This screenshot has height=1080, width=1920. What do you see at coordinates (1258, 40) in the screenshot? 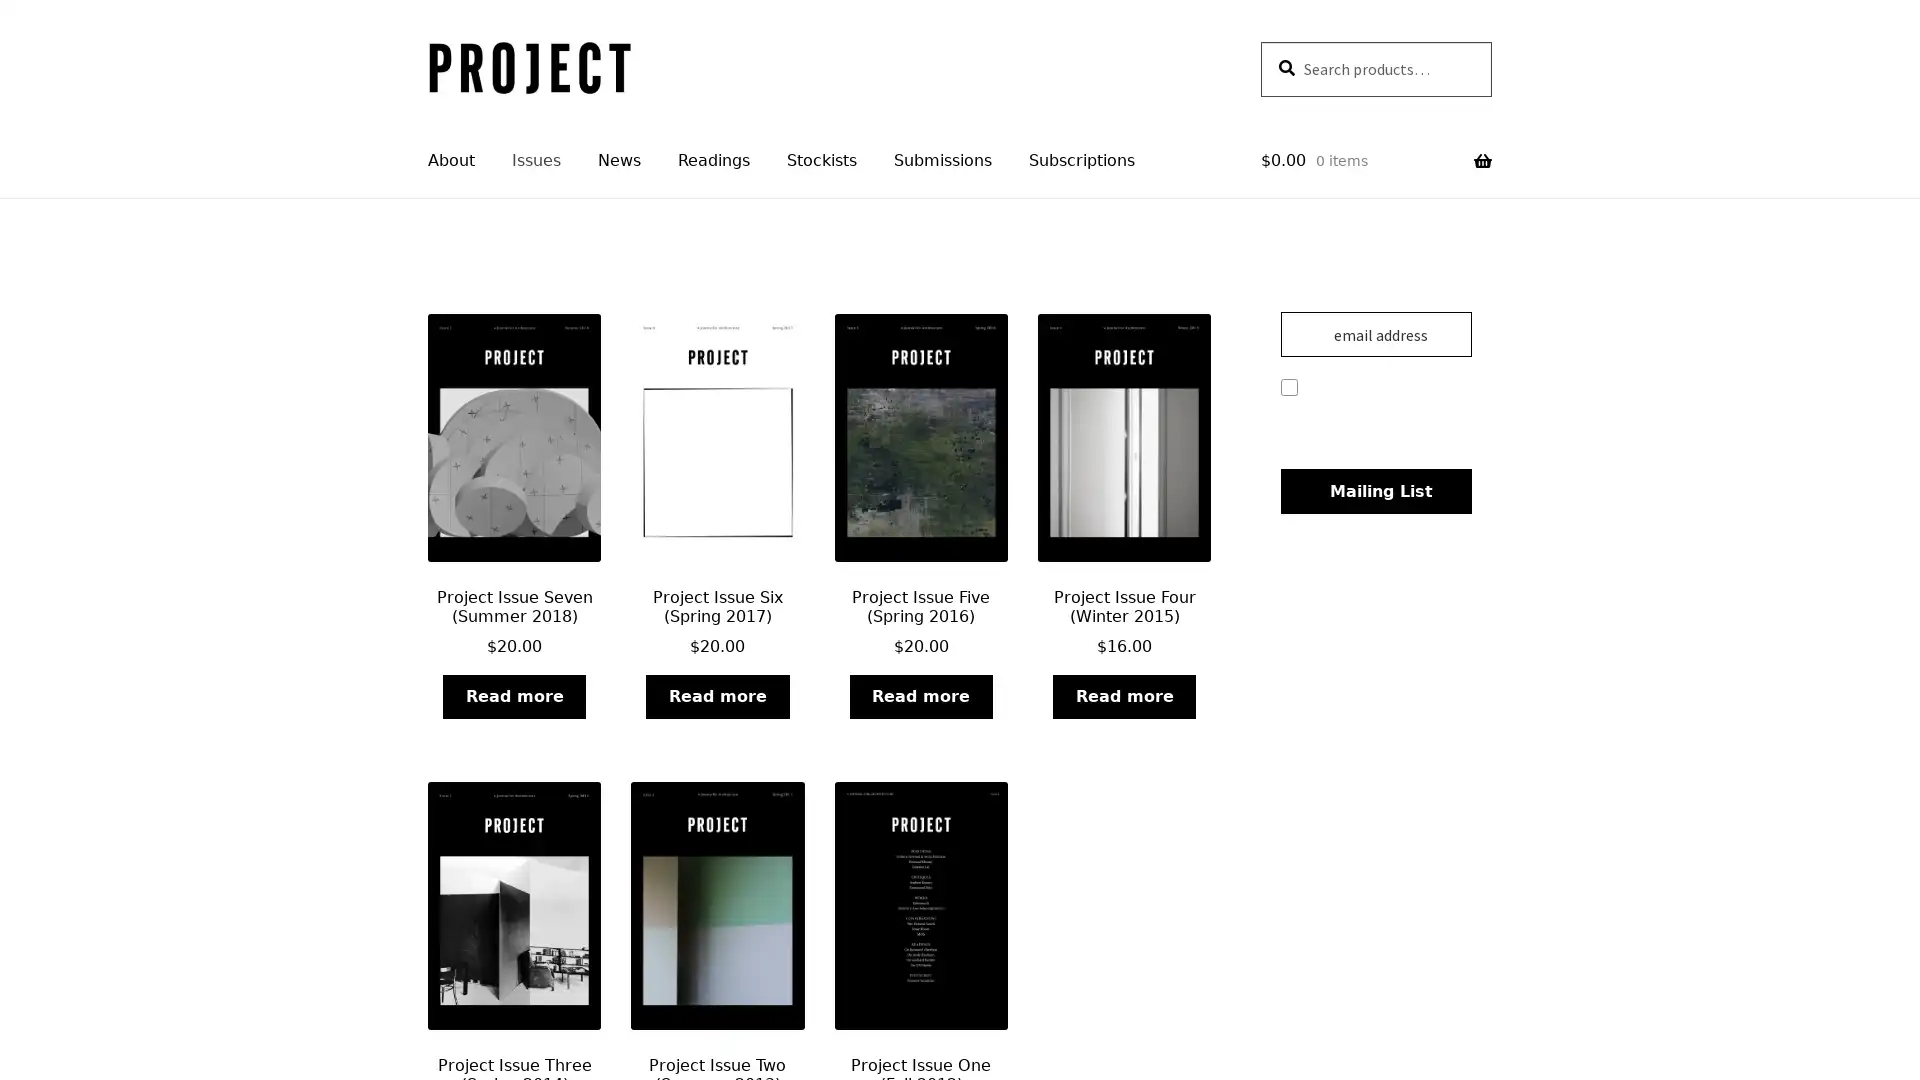
I see `Search` at bounding box center [1258, 40].